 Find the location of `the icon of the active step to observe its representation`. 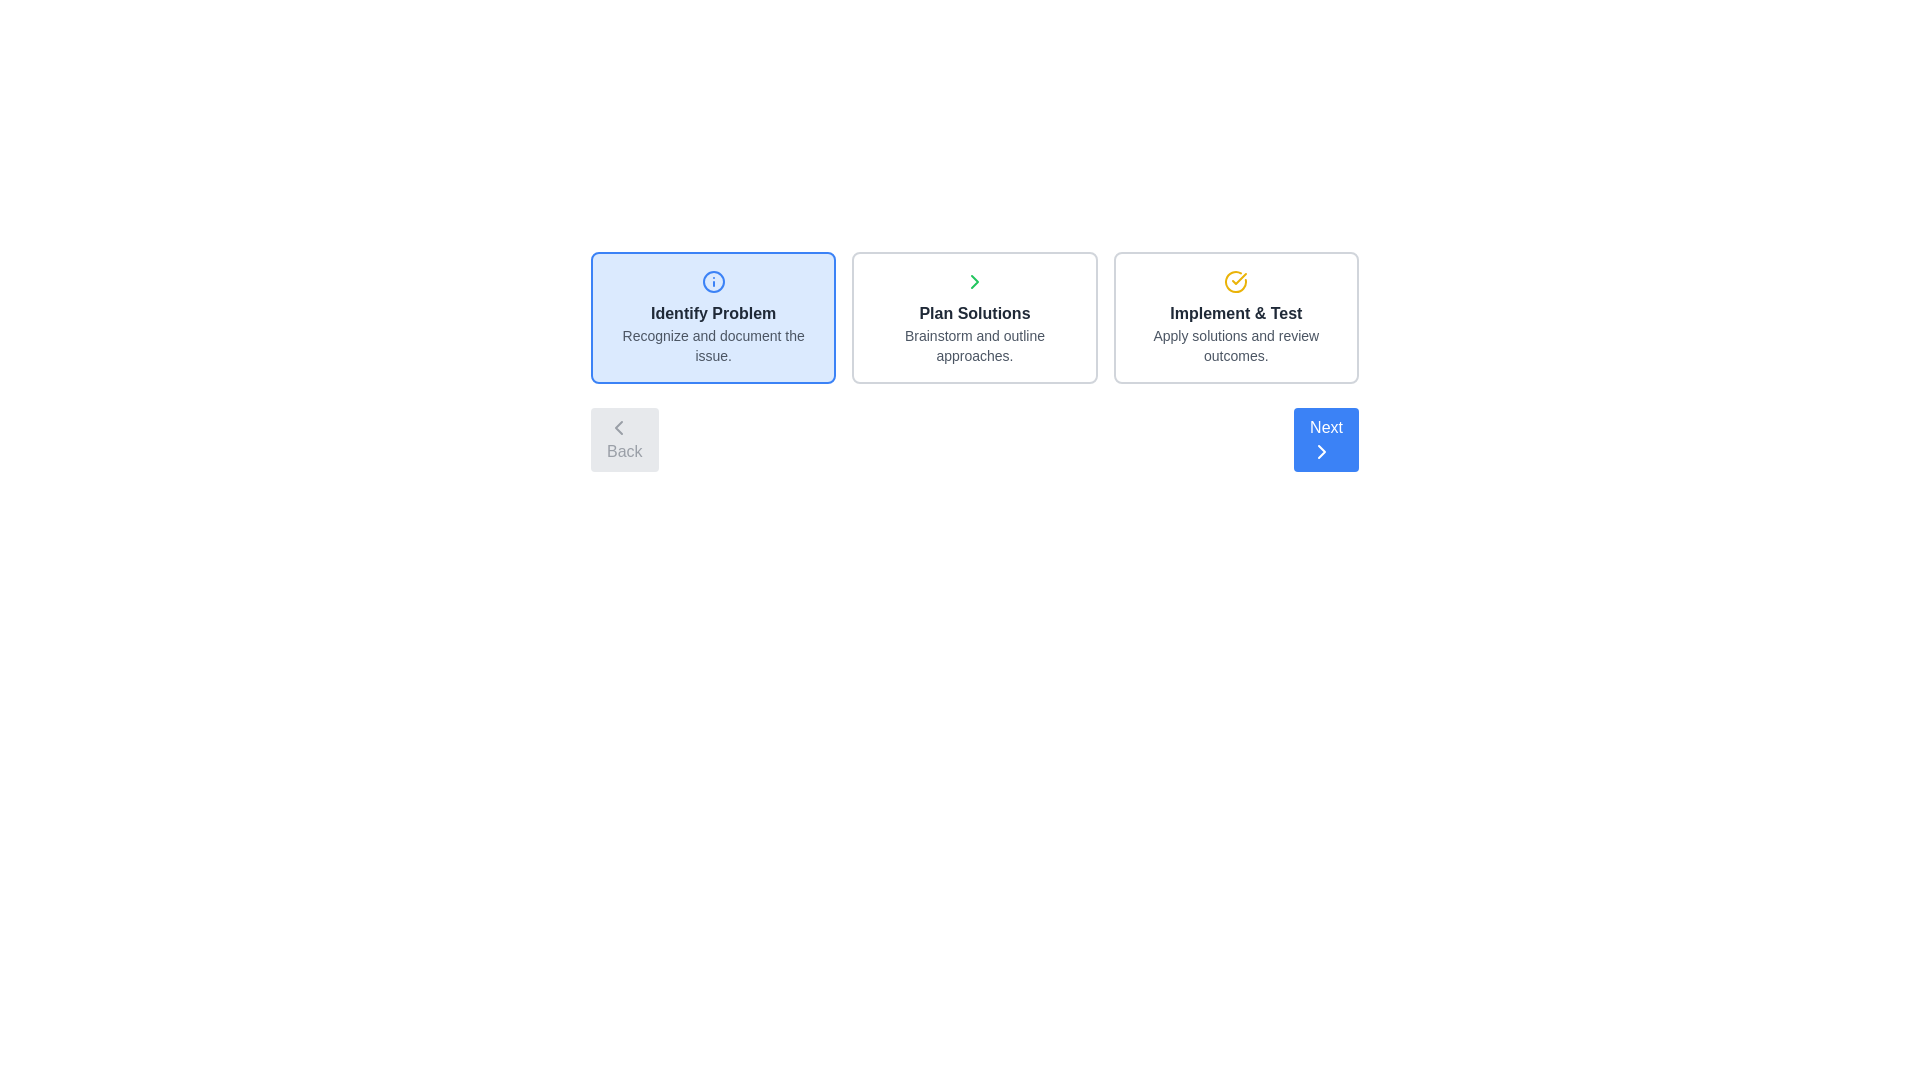

the icon of the active step to observe its representation is located at coordinates (713, 281).